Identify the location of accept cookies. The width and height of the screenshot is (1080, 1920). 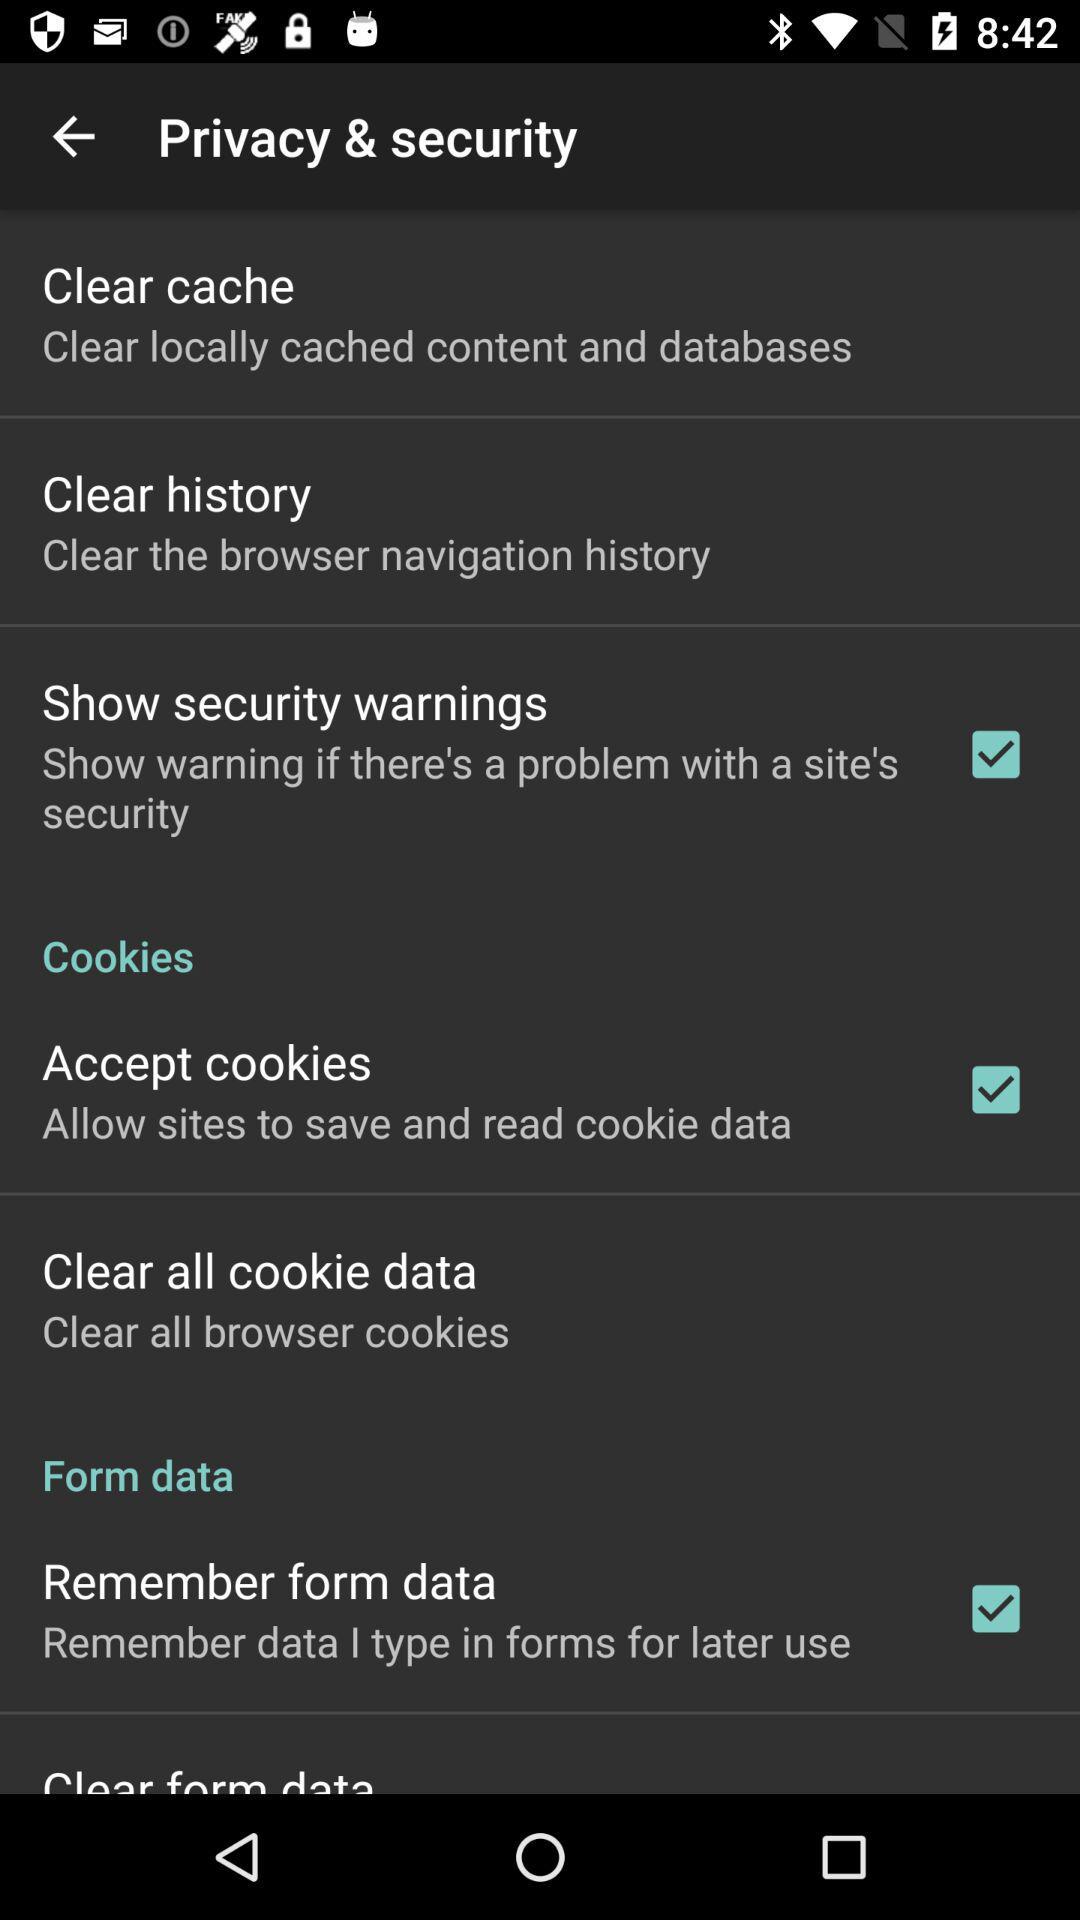
(207, 1060).